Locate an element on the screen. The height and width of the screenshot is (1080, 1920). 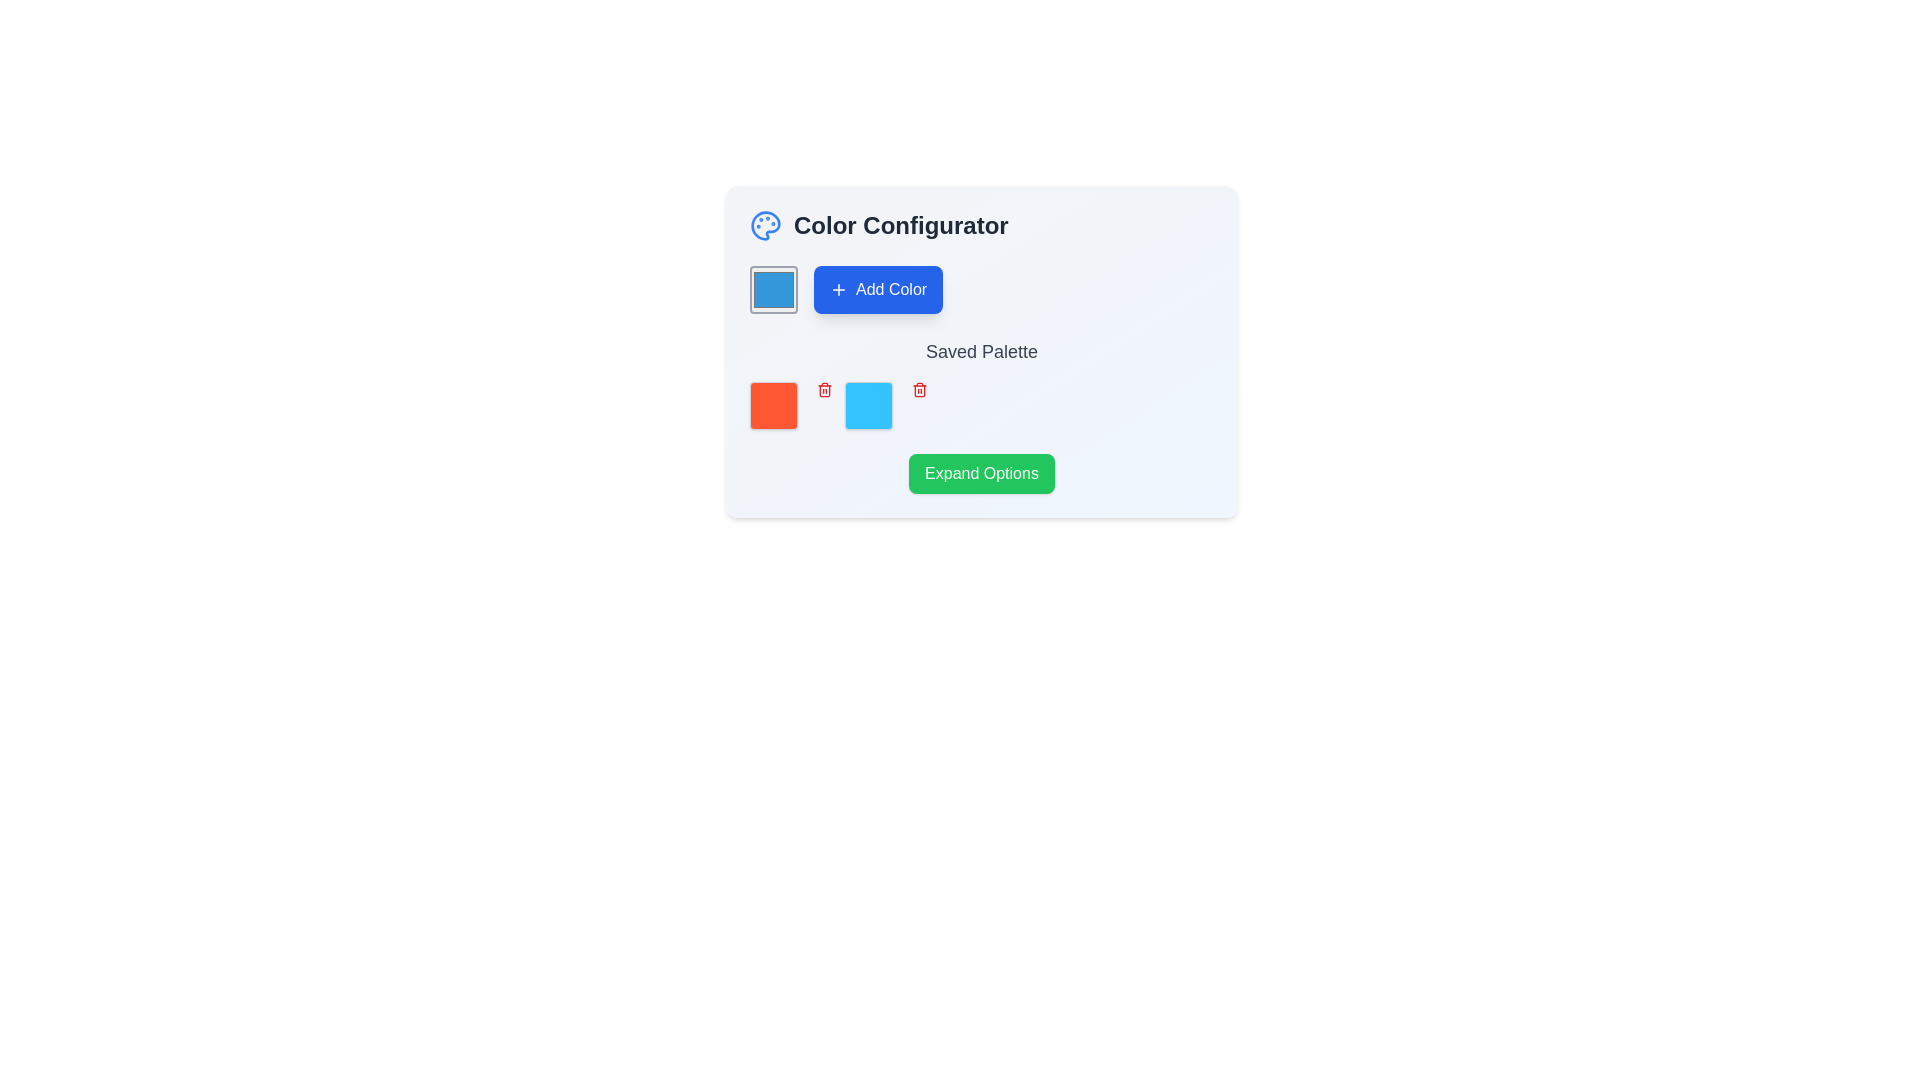
the trash icon button in the top-right corner of the blue square in the 'Saved Palette' section is located at coordinates (919, 389).